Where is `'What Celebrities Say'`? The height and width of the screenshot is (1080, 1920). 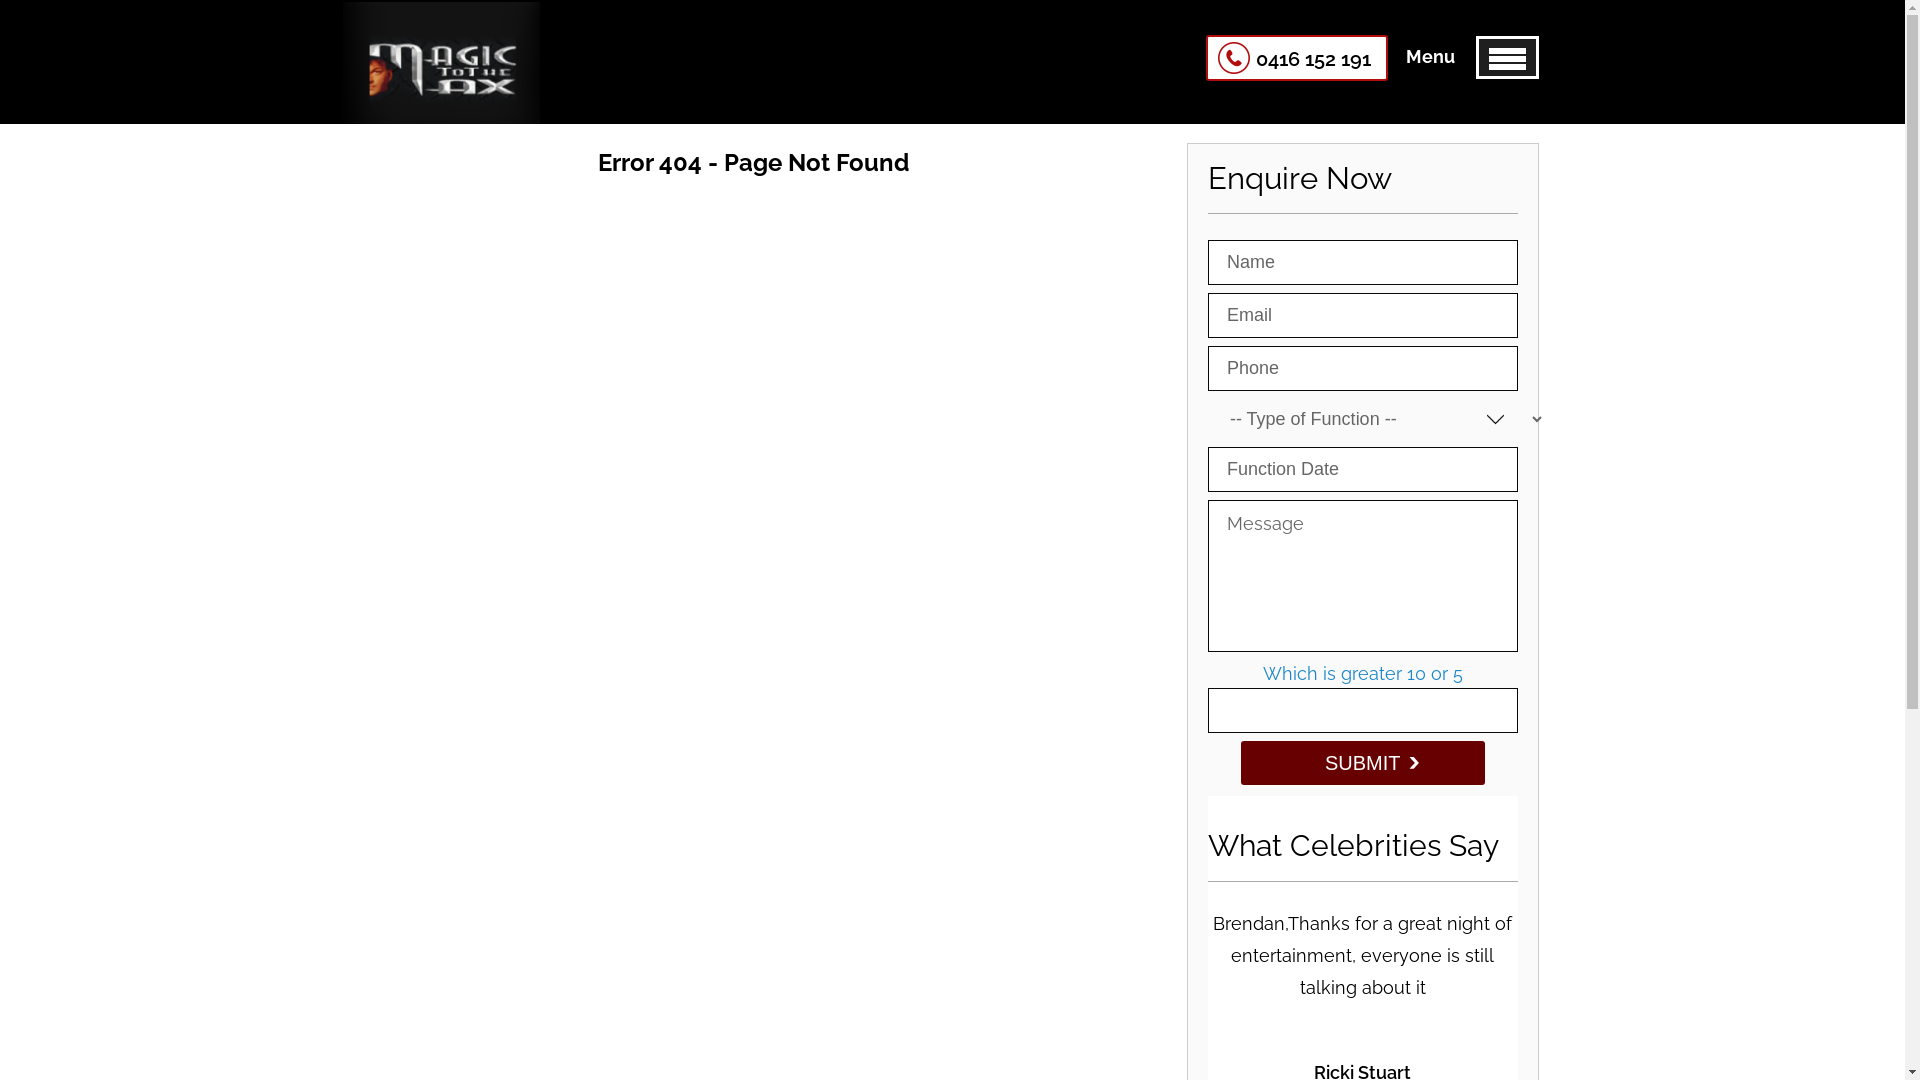 'What Celebrities Say' is located at coordinates (1353, 845).